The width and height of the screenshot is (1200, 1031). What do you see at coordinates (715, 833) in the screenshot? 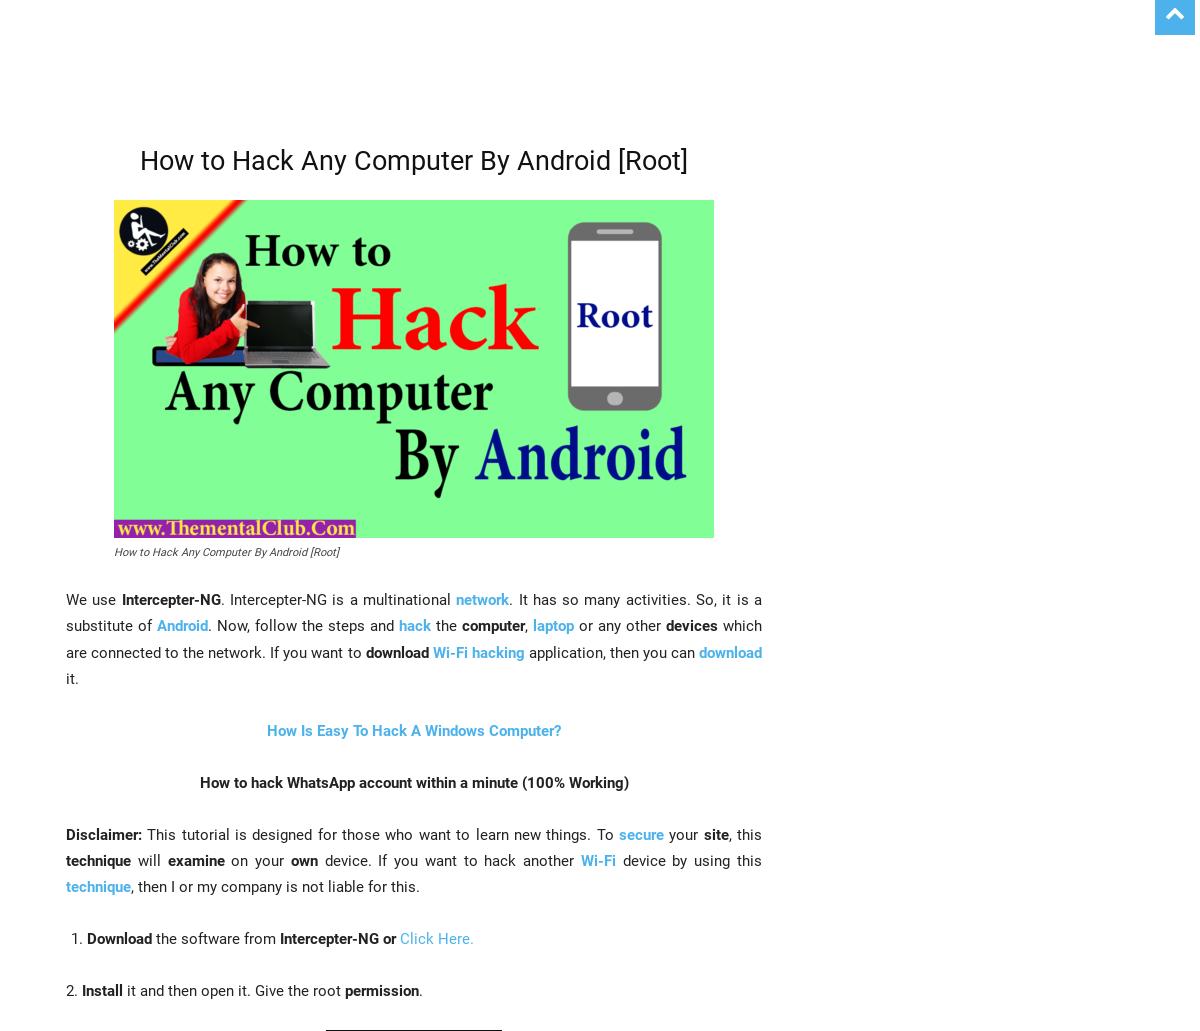
I see `'site'` at bounding box center [715, 833].